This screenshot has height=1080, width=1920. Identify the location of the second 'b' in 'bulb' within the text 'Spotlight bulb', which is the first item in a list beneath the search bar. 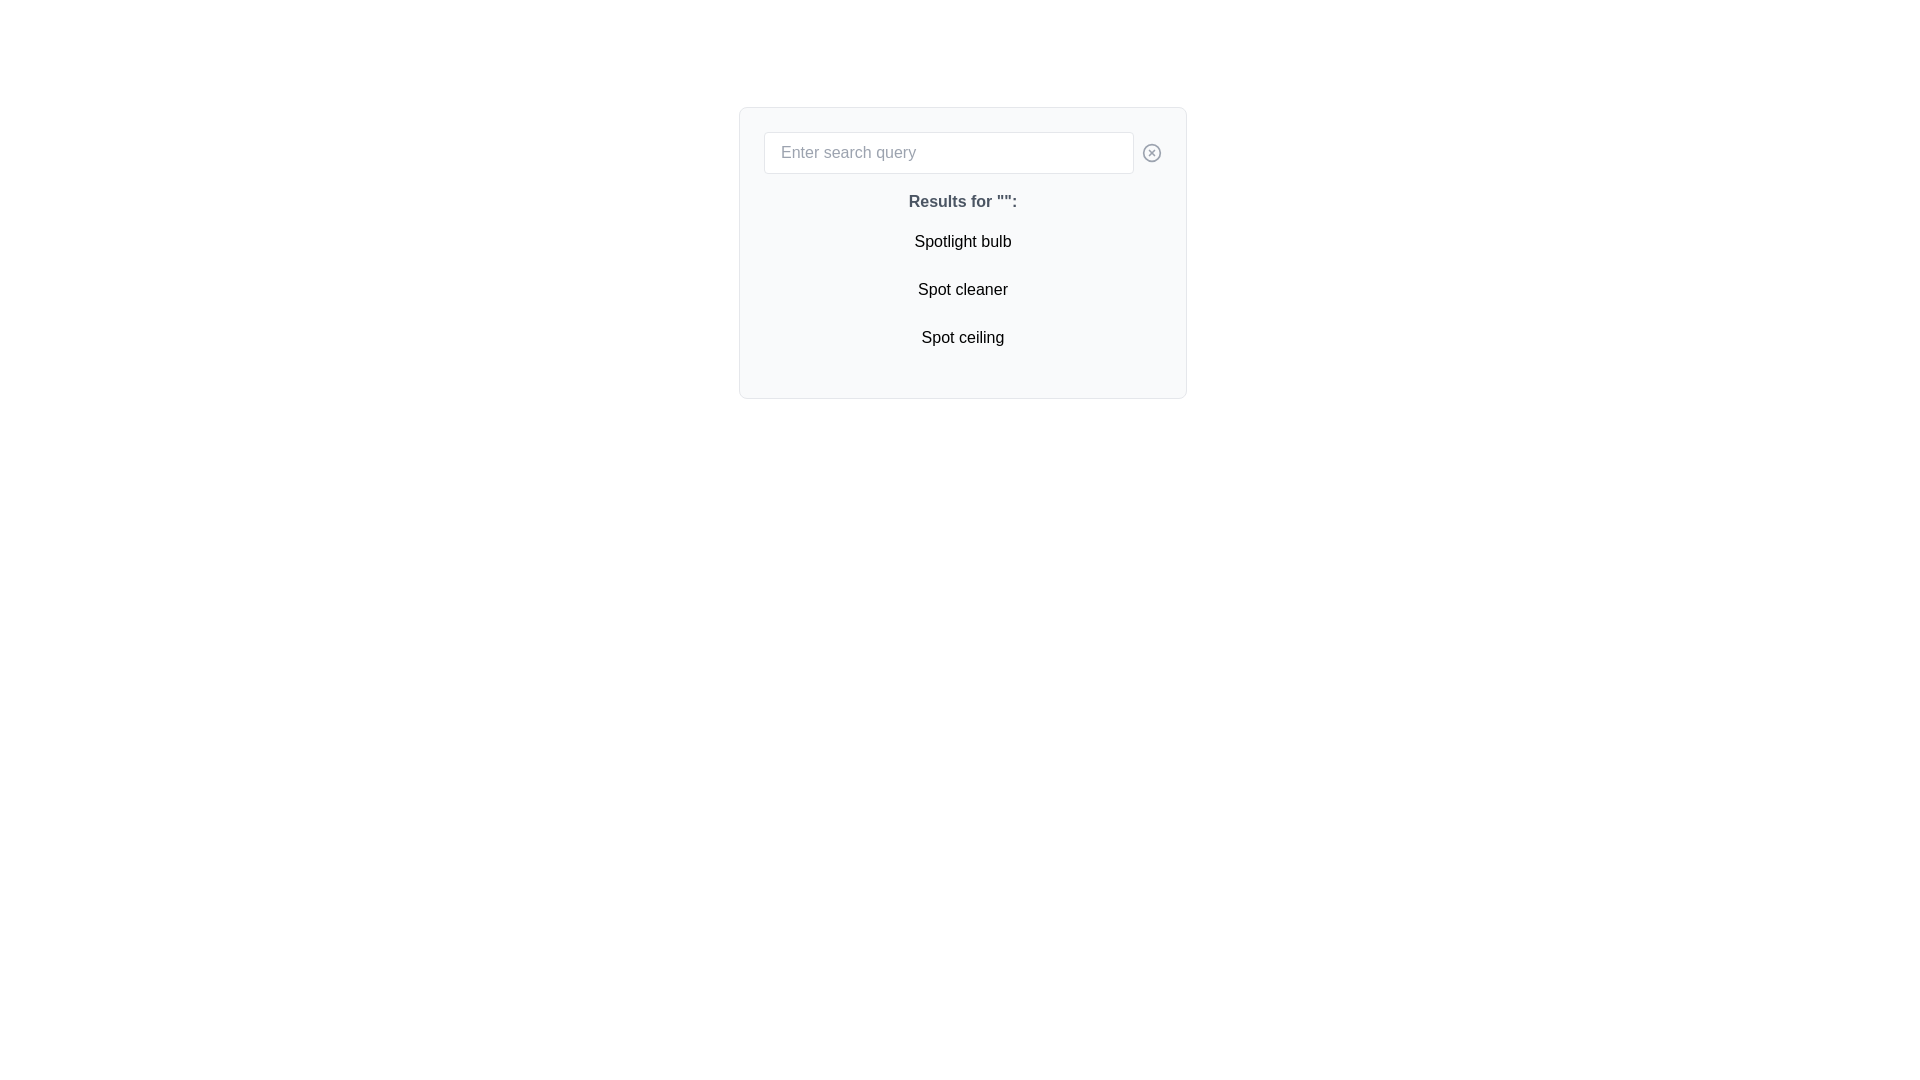
(1007, 240).